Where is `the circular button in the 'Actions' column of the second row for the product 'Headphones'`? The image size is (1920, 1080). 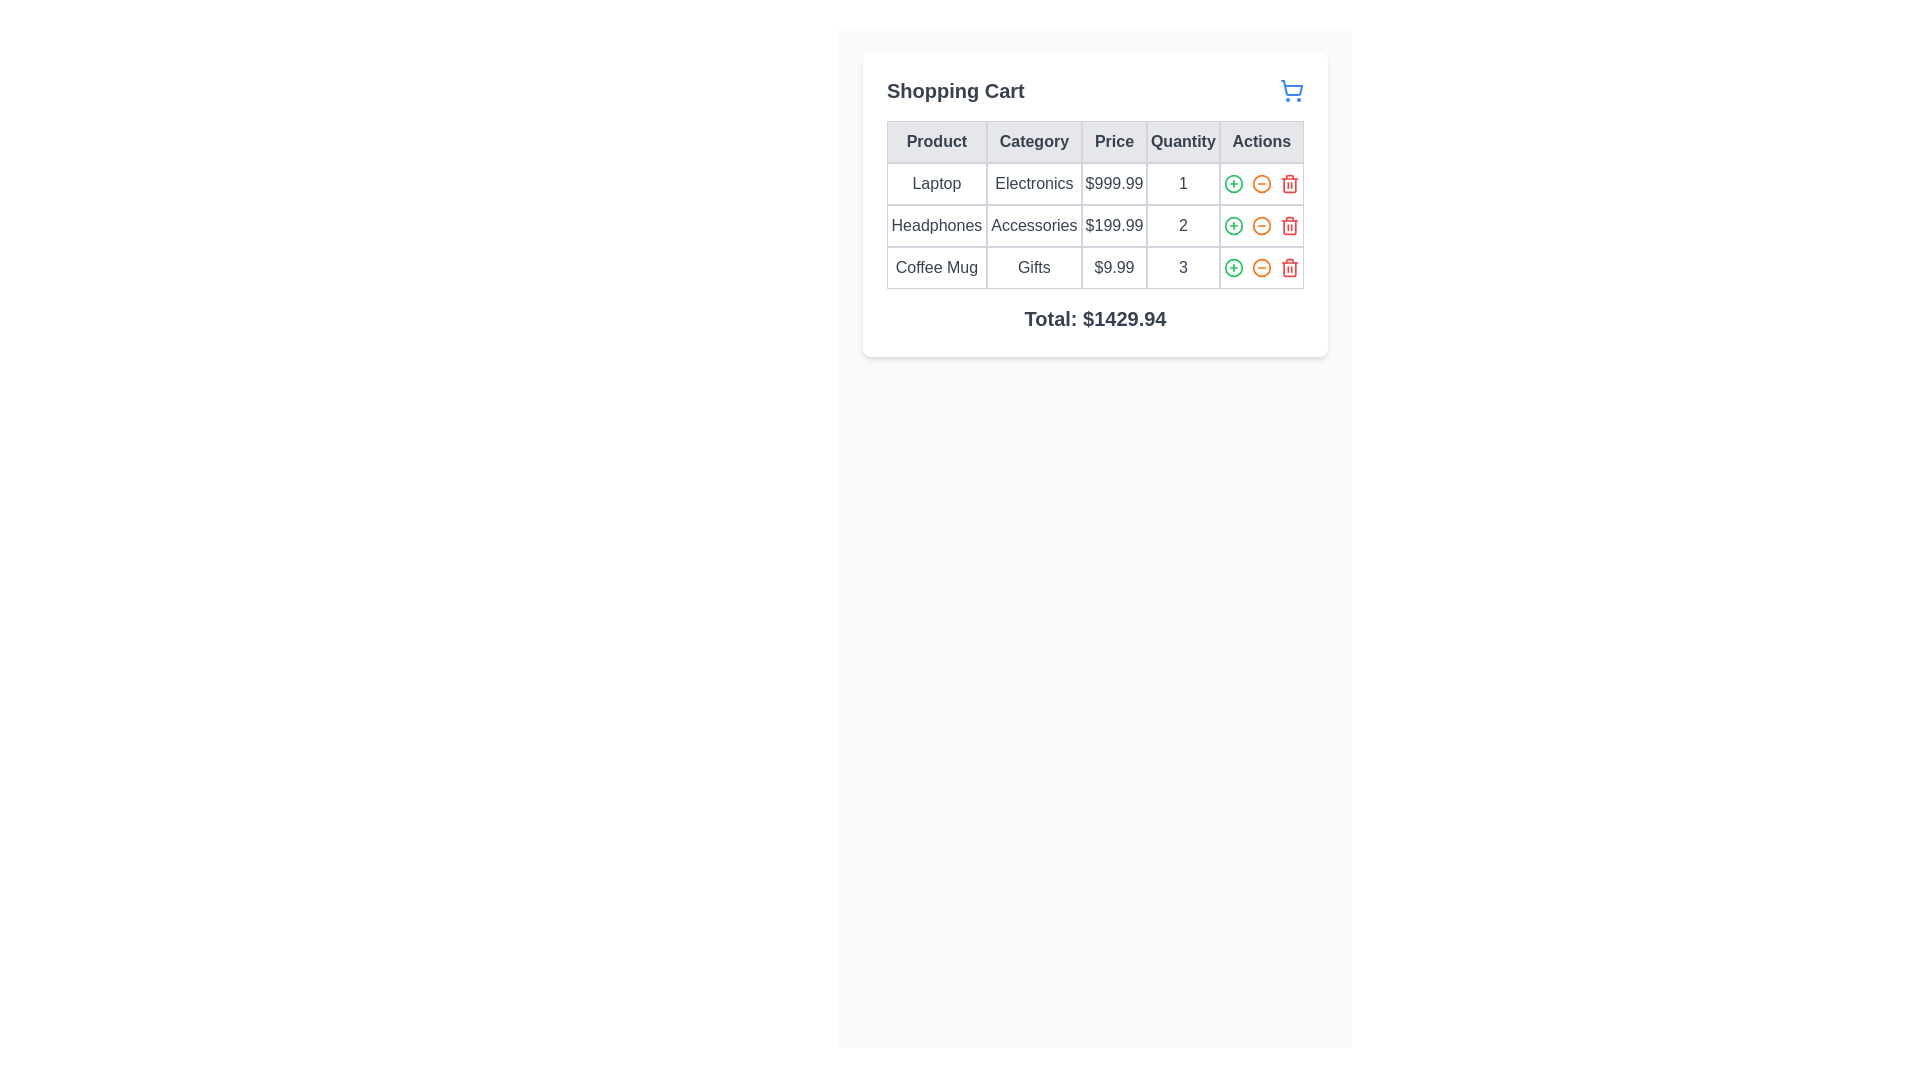 the circular button in the 'Actions' column of the second row for the product 'Headphones' is located at coordinates (1260, 225).